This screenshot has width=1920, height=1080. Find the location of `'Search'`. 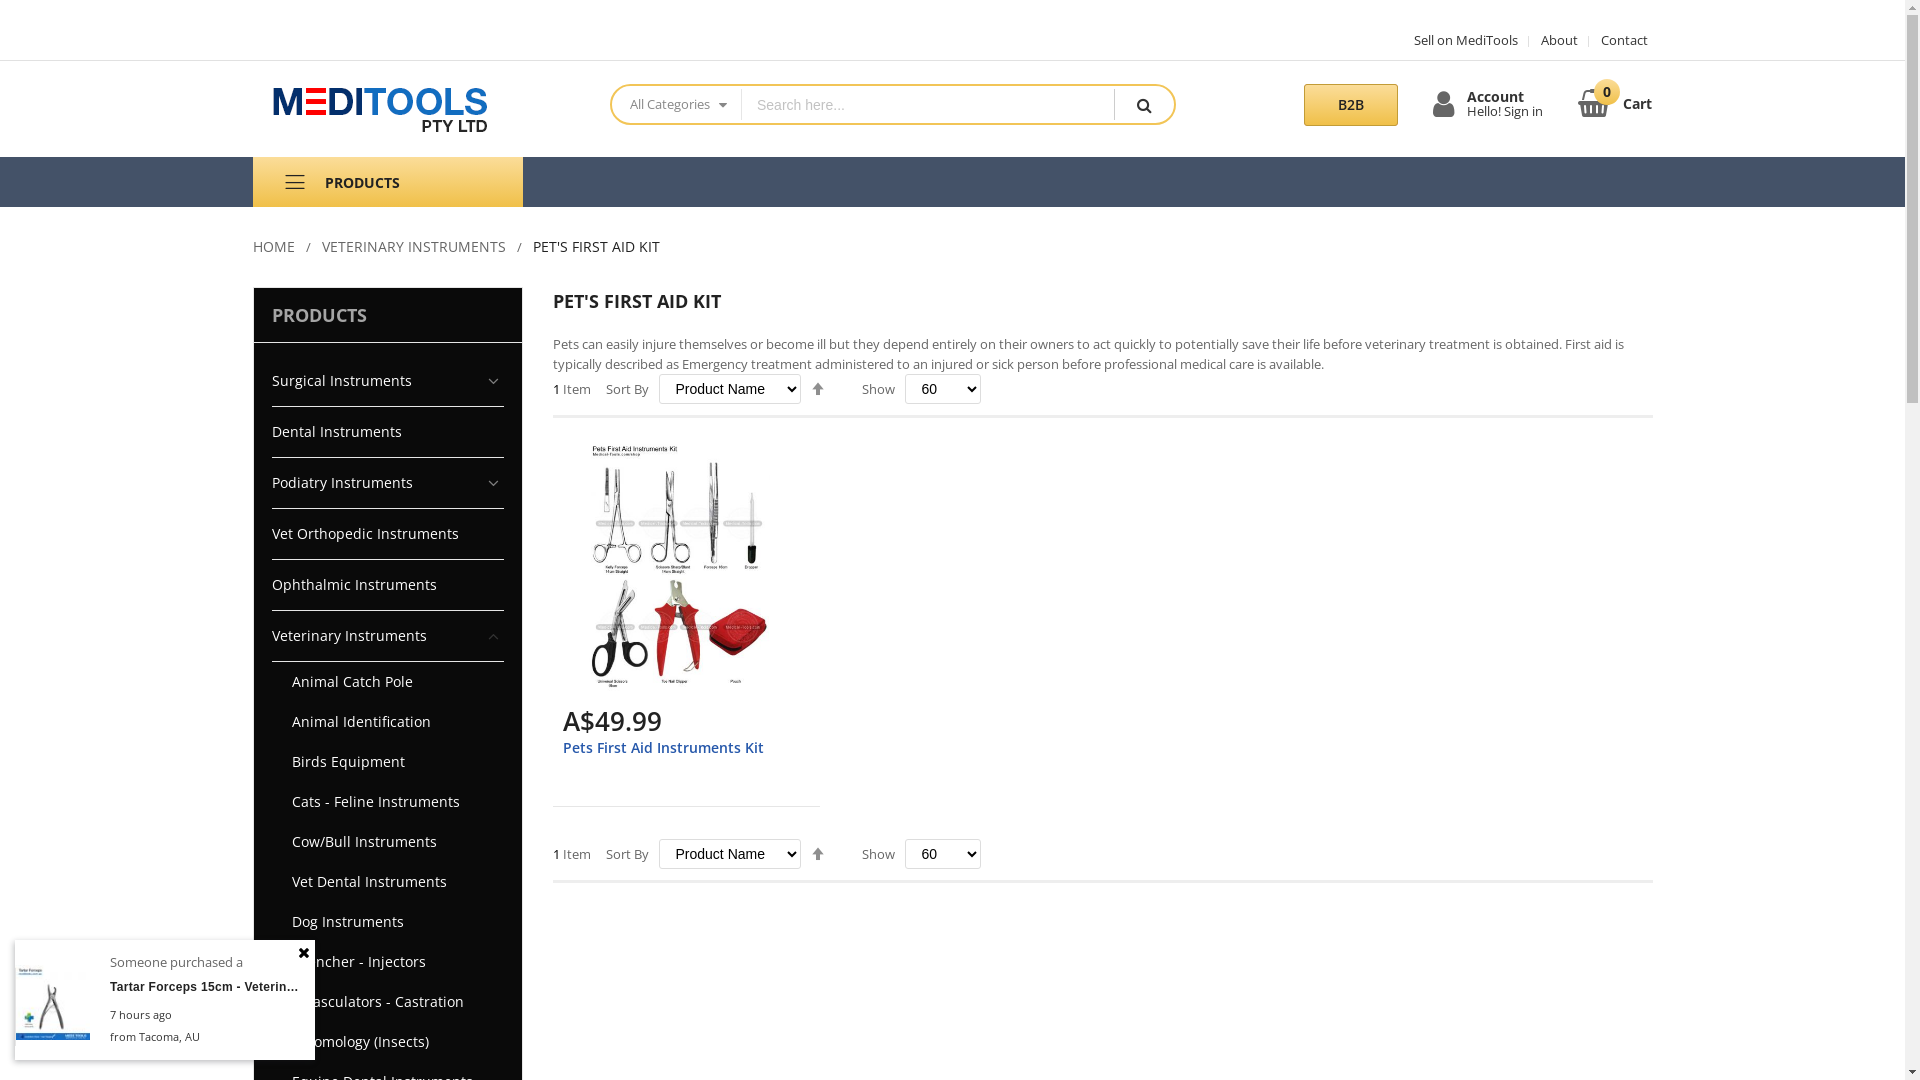

'Search' is located at coordinates (1143, 104).